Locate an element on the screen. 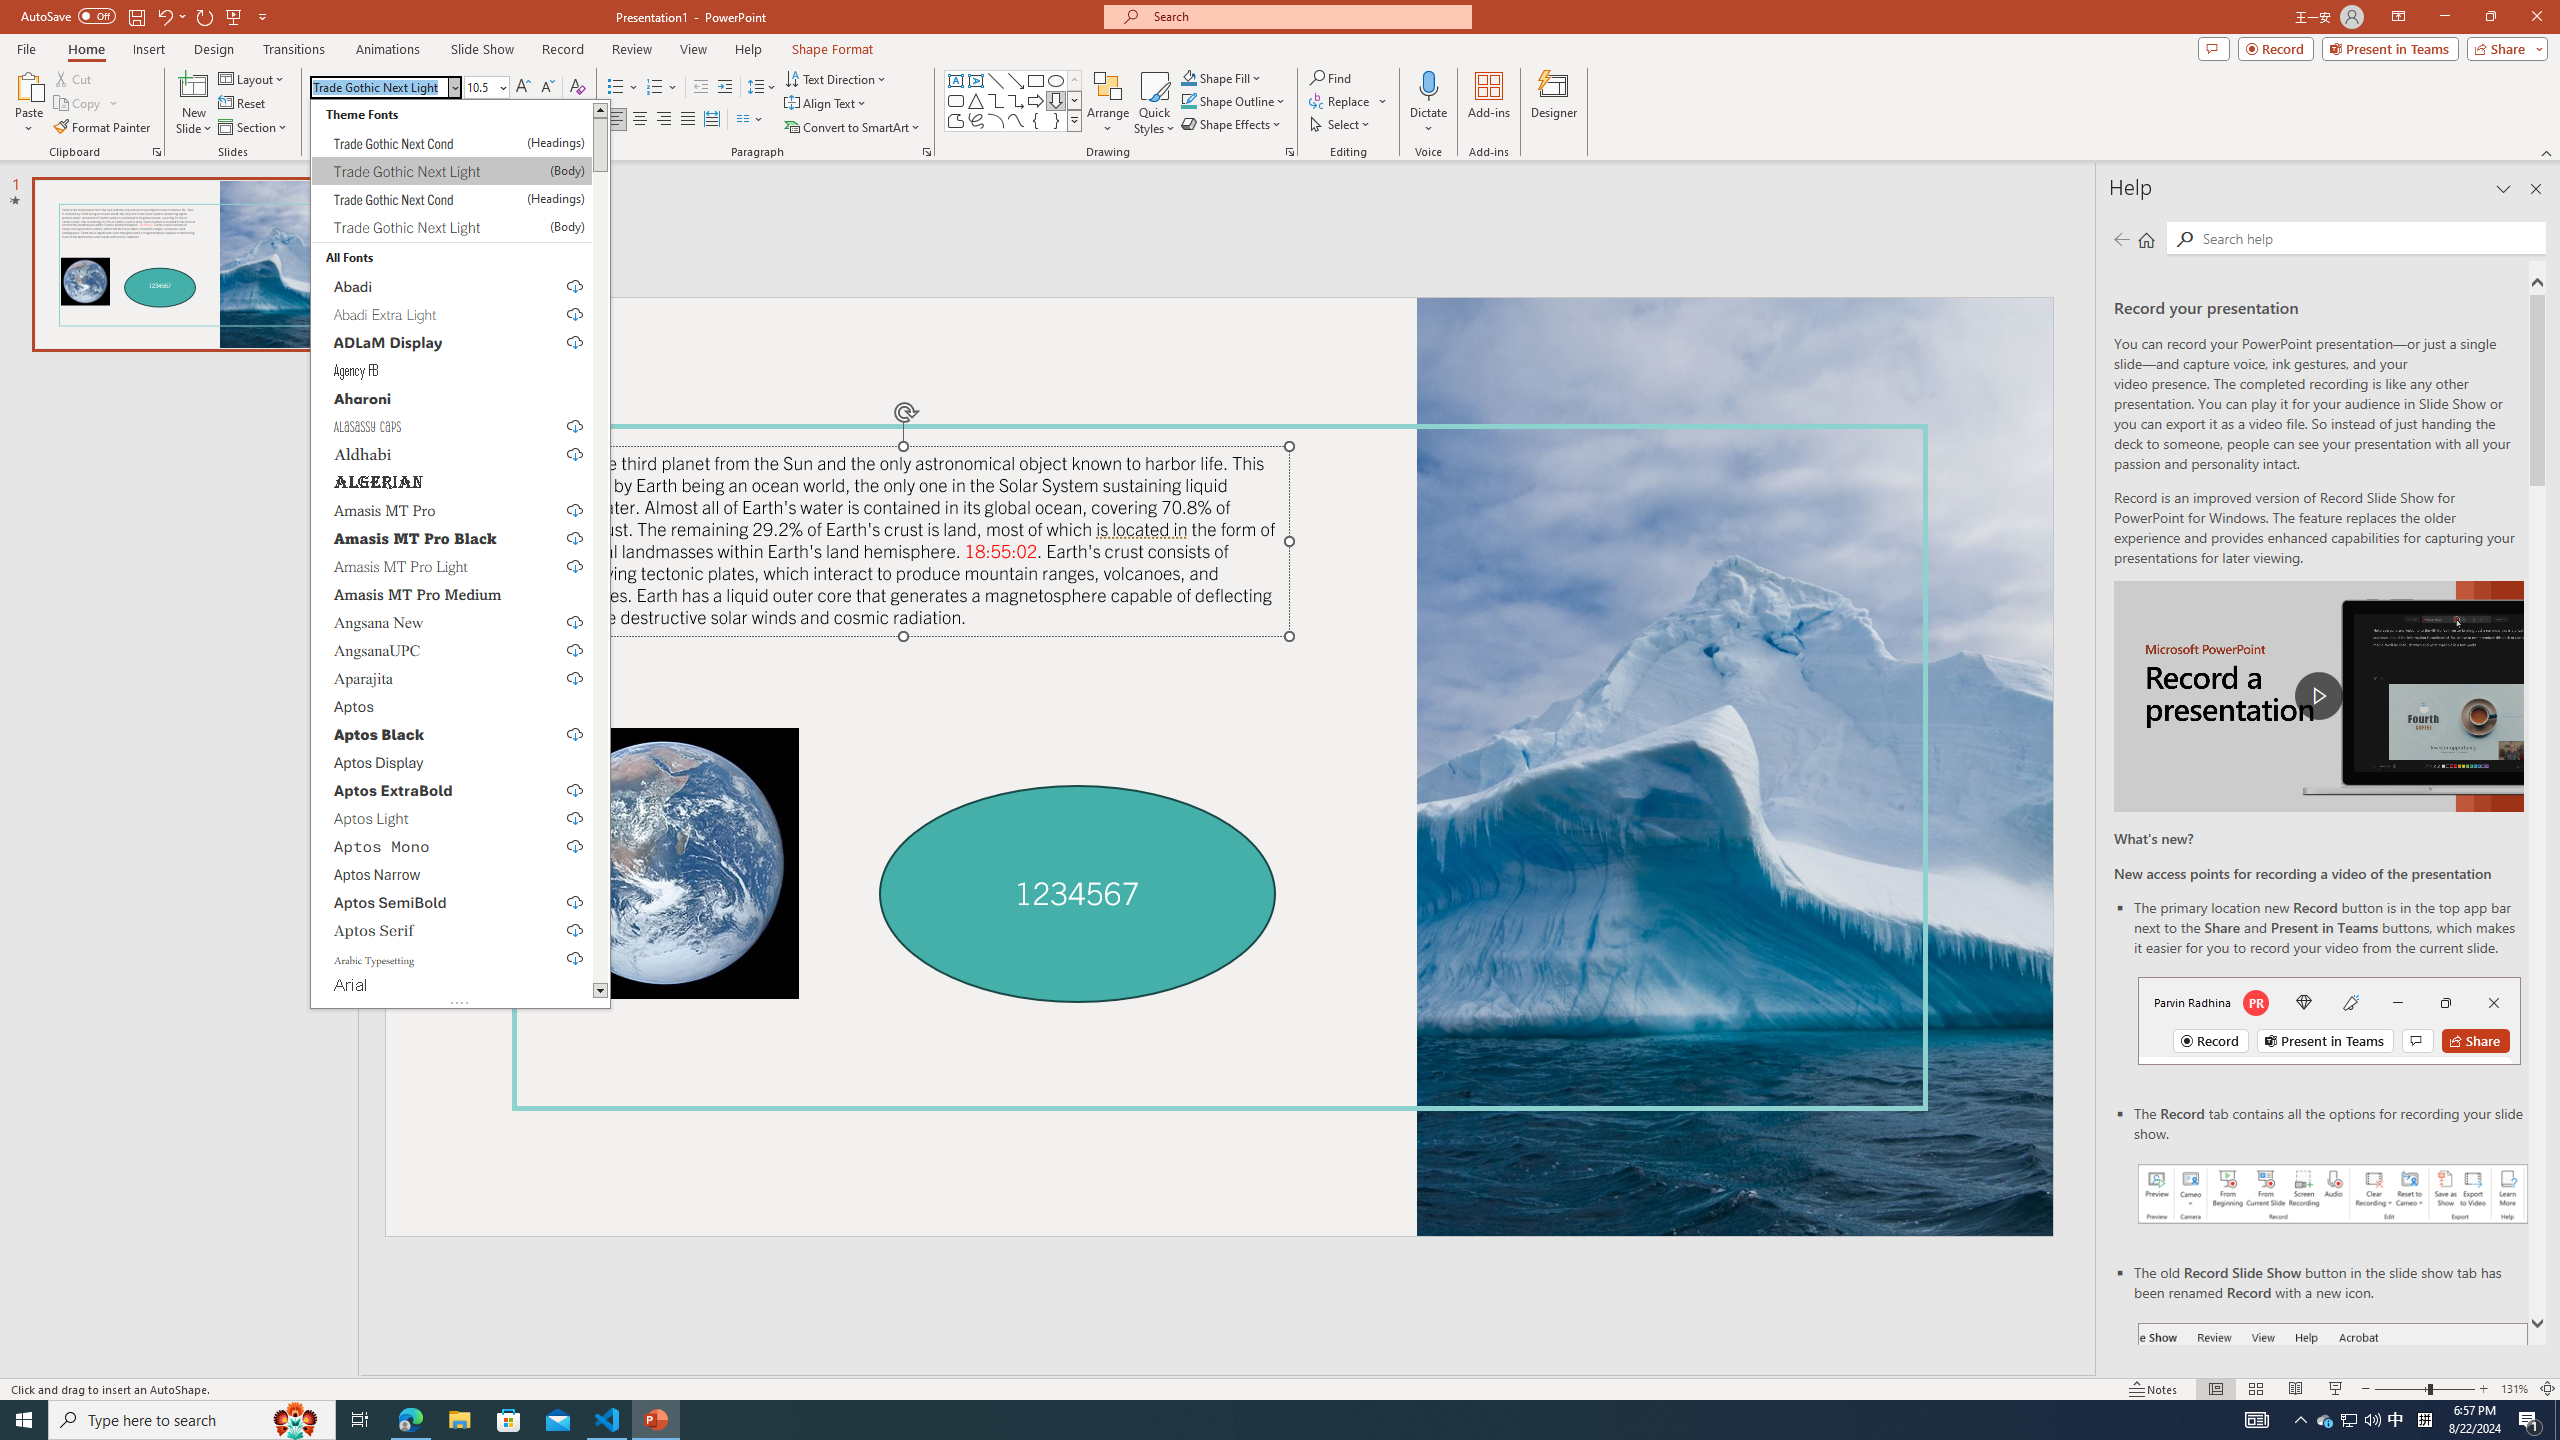 Image resolution: width=2560 pixels, height=1440 pixels. 'Justify' is located at coordinates (686, 118).